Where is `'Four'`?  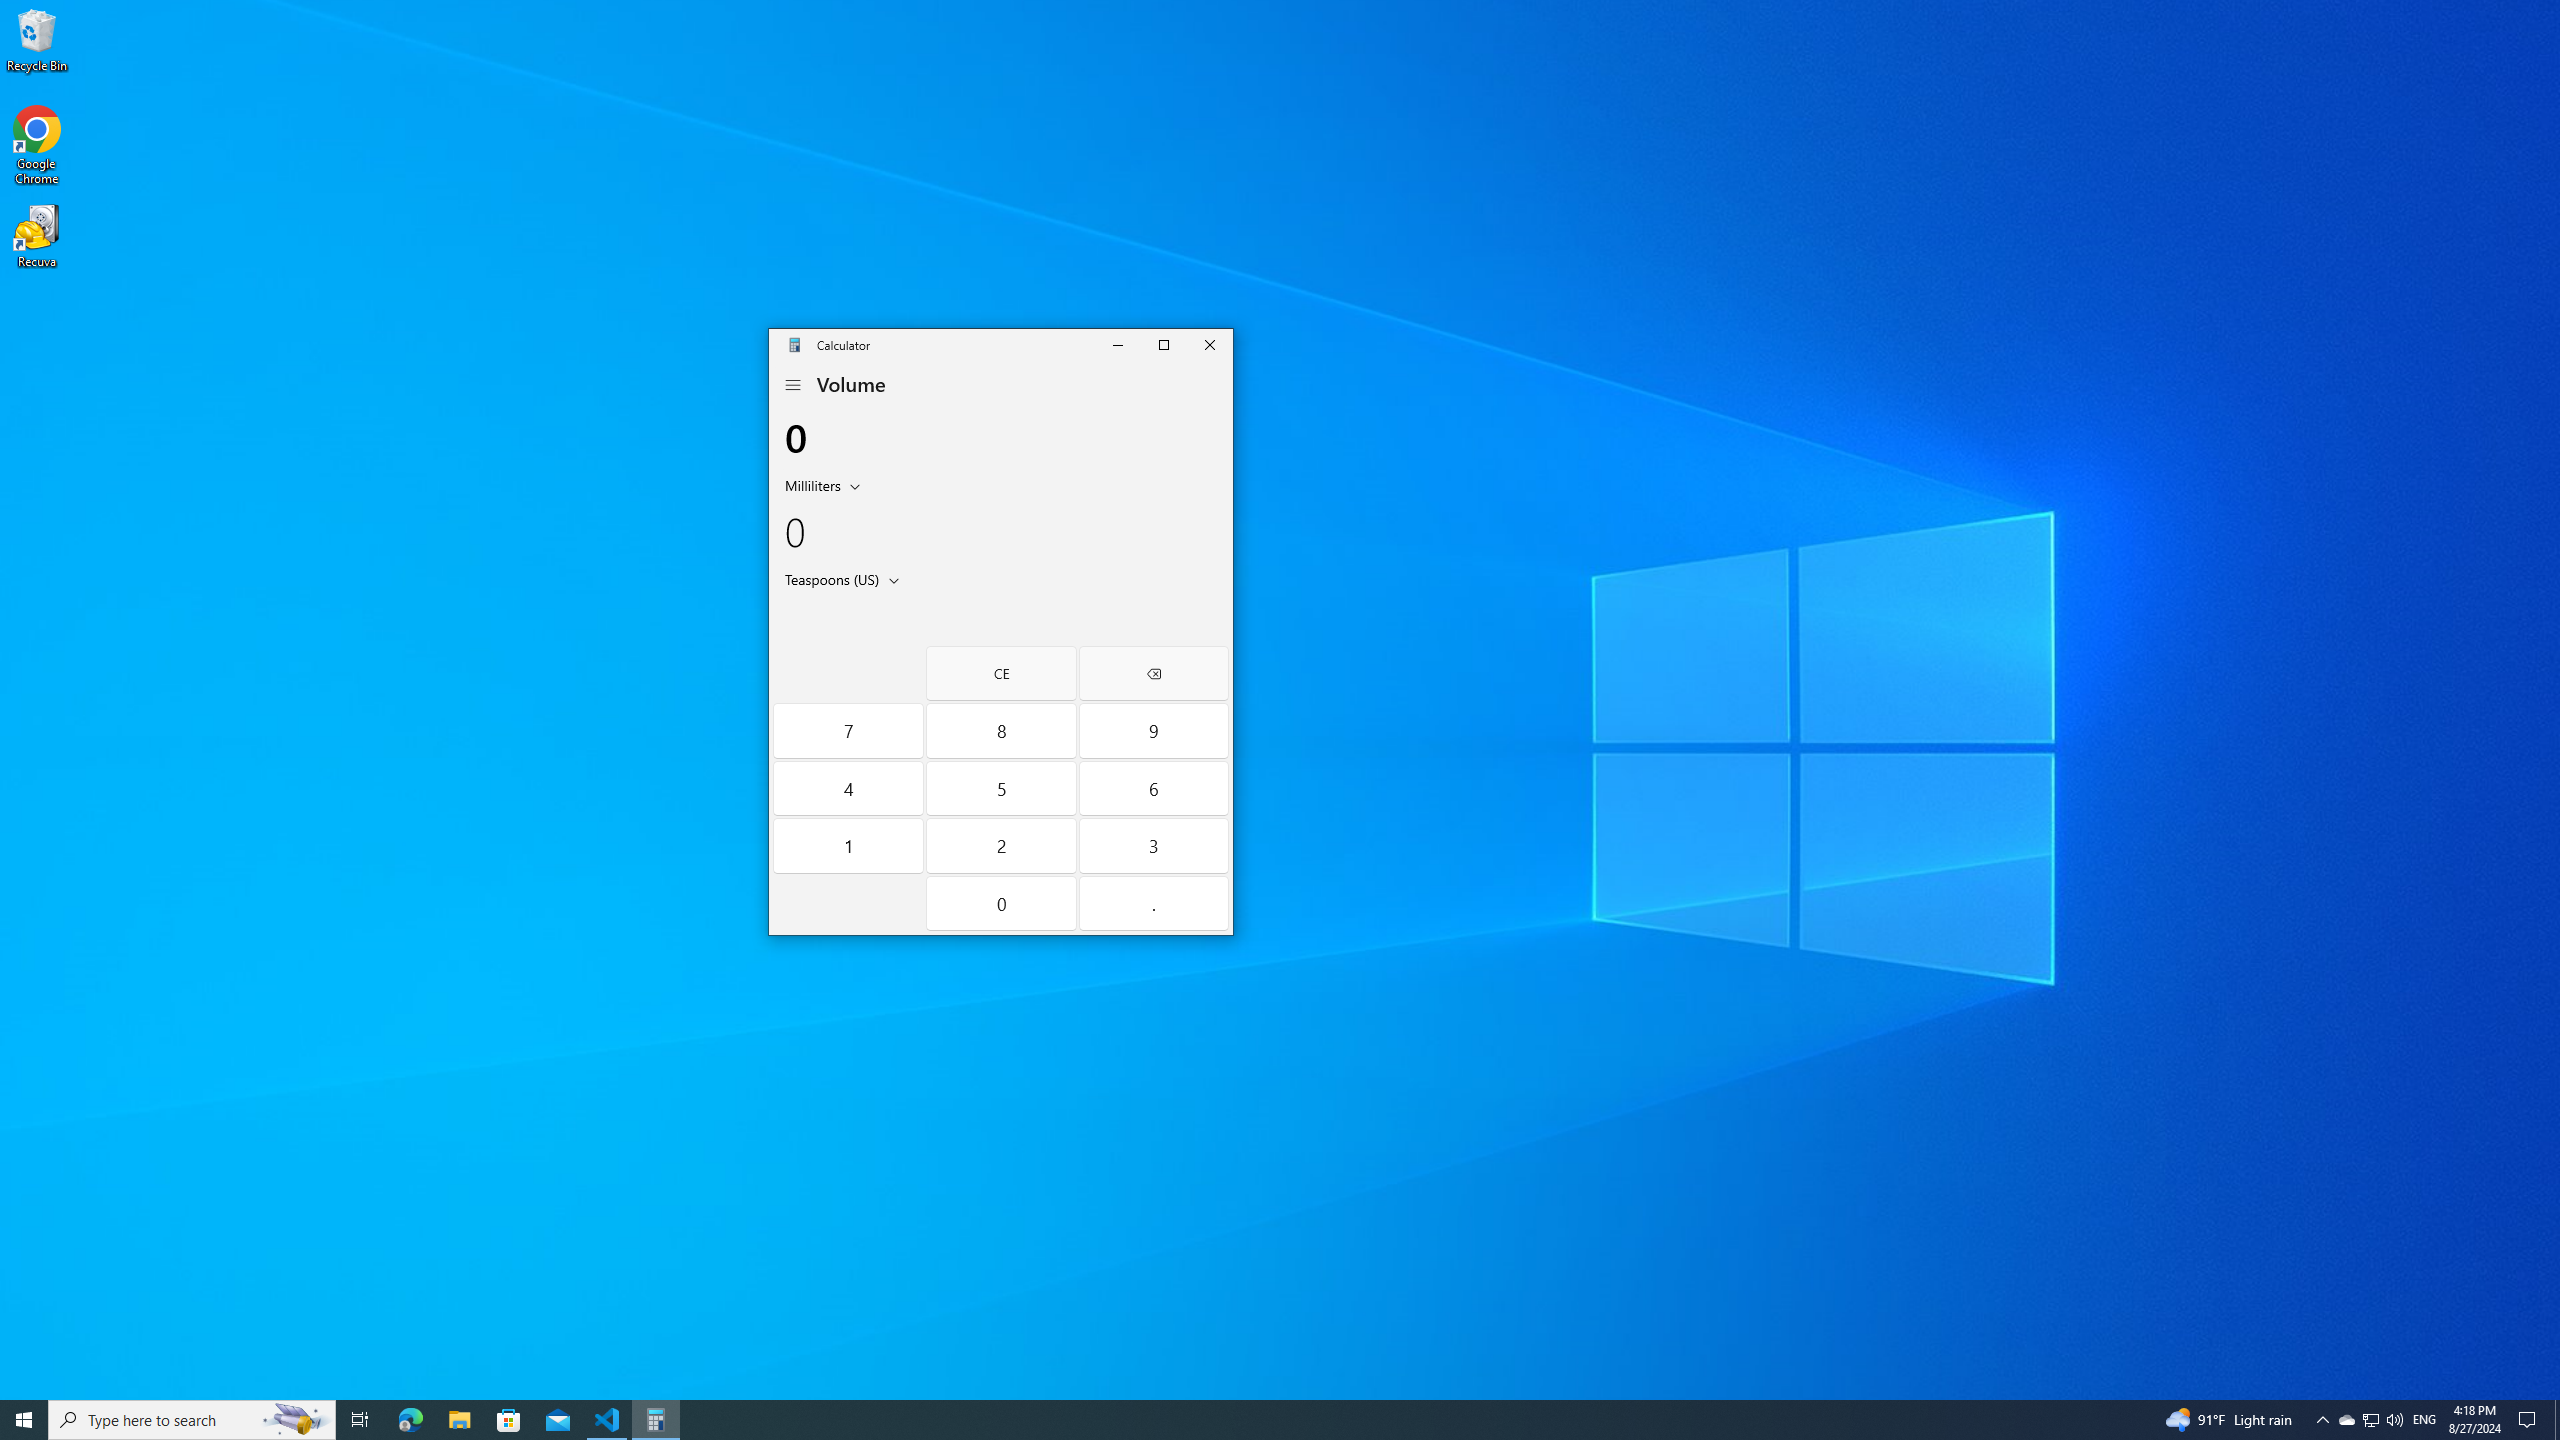 'Four' is located at coordinates (847, 788).